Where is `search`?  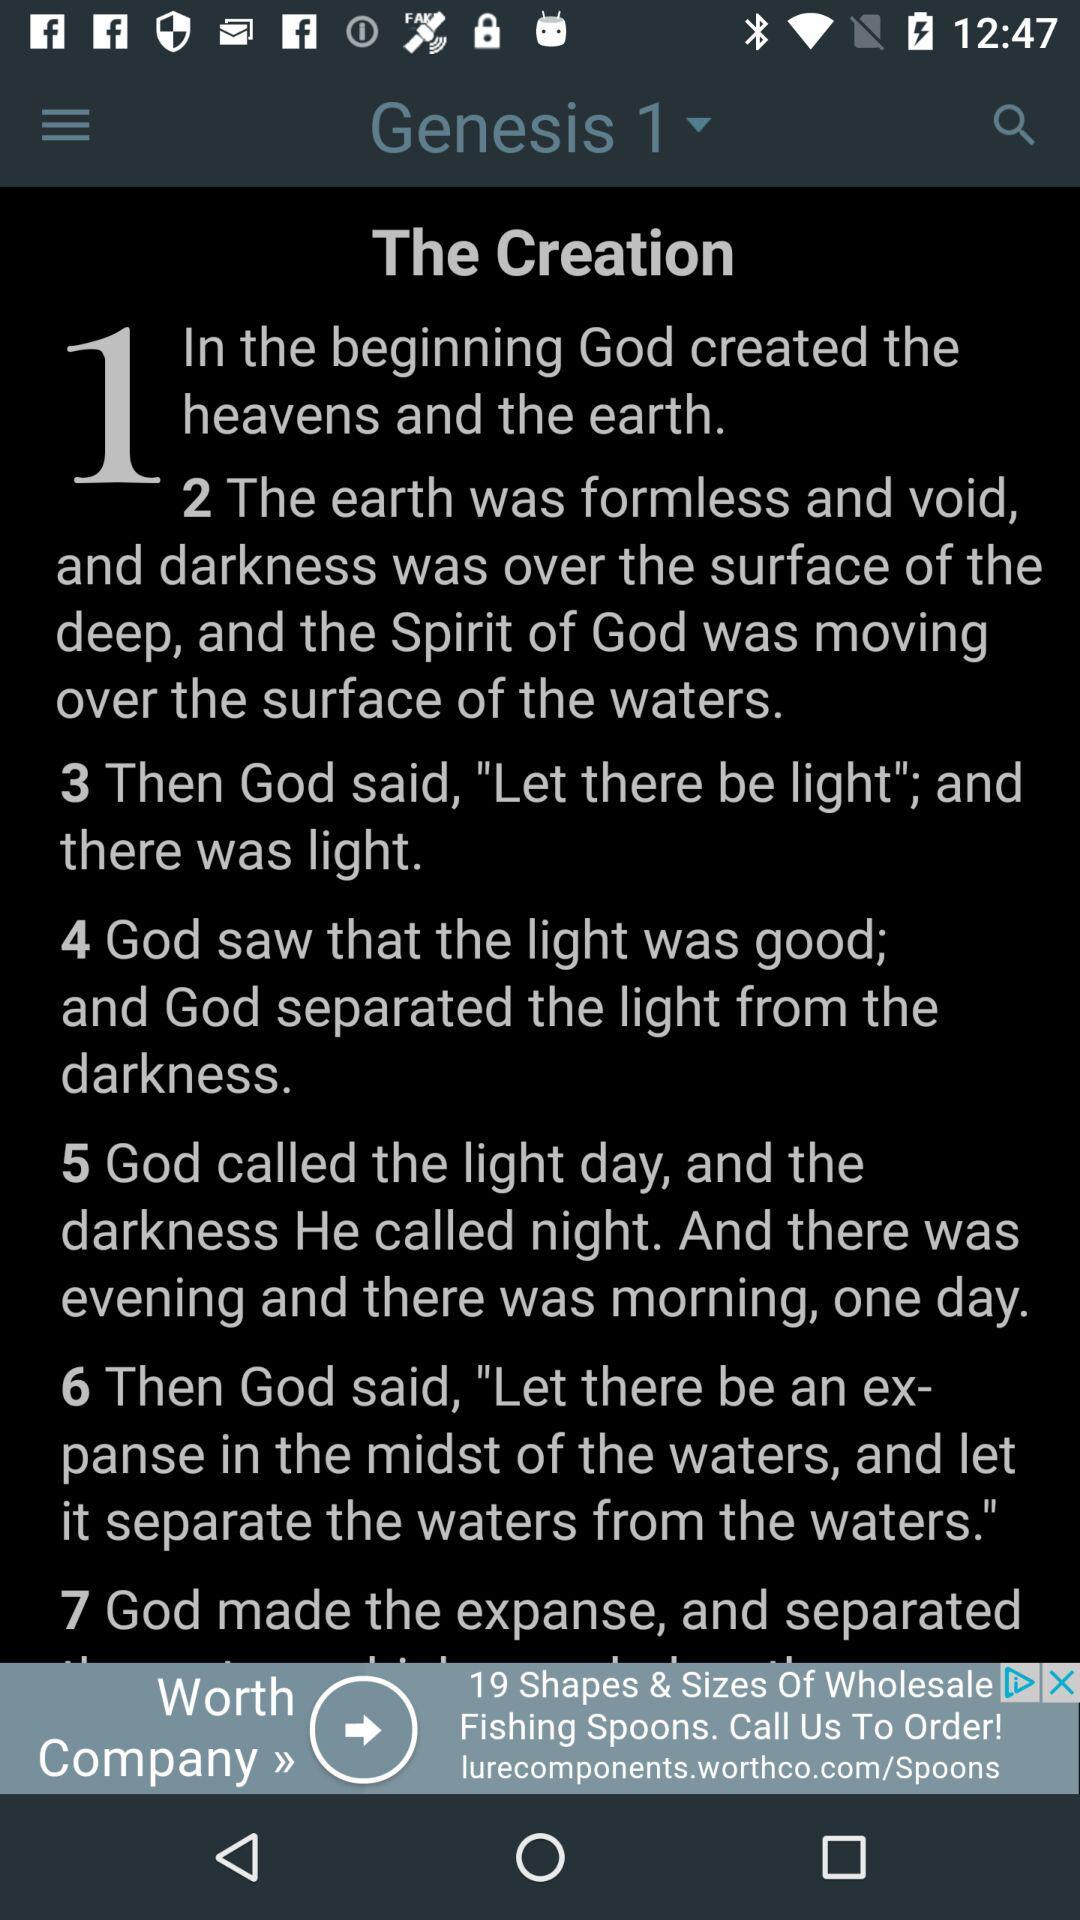 search is located at coordinates (1014, 123).